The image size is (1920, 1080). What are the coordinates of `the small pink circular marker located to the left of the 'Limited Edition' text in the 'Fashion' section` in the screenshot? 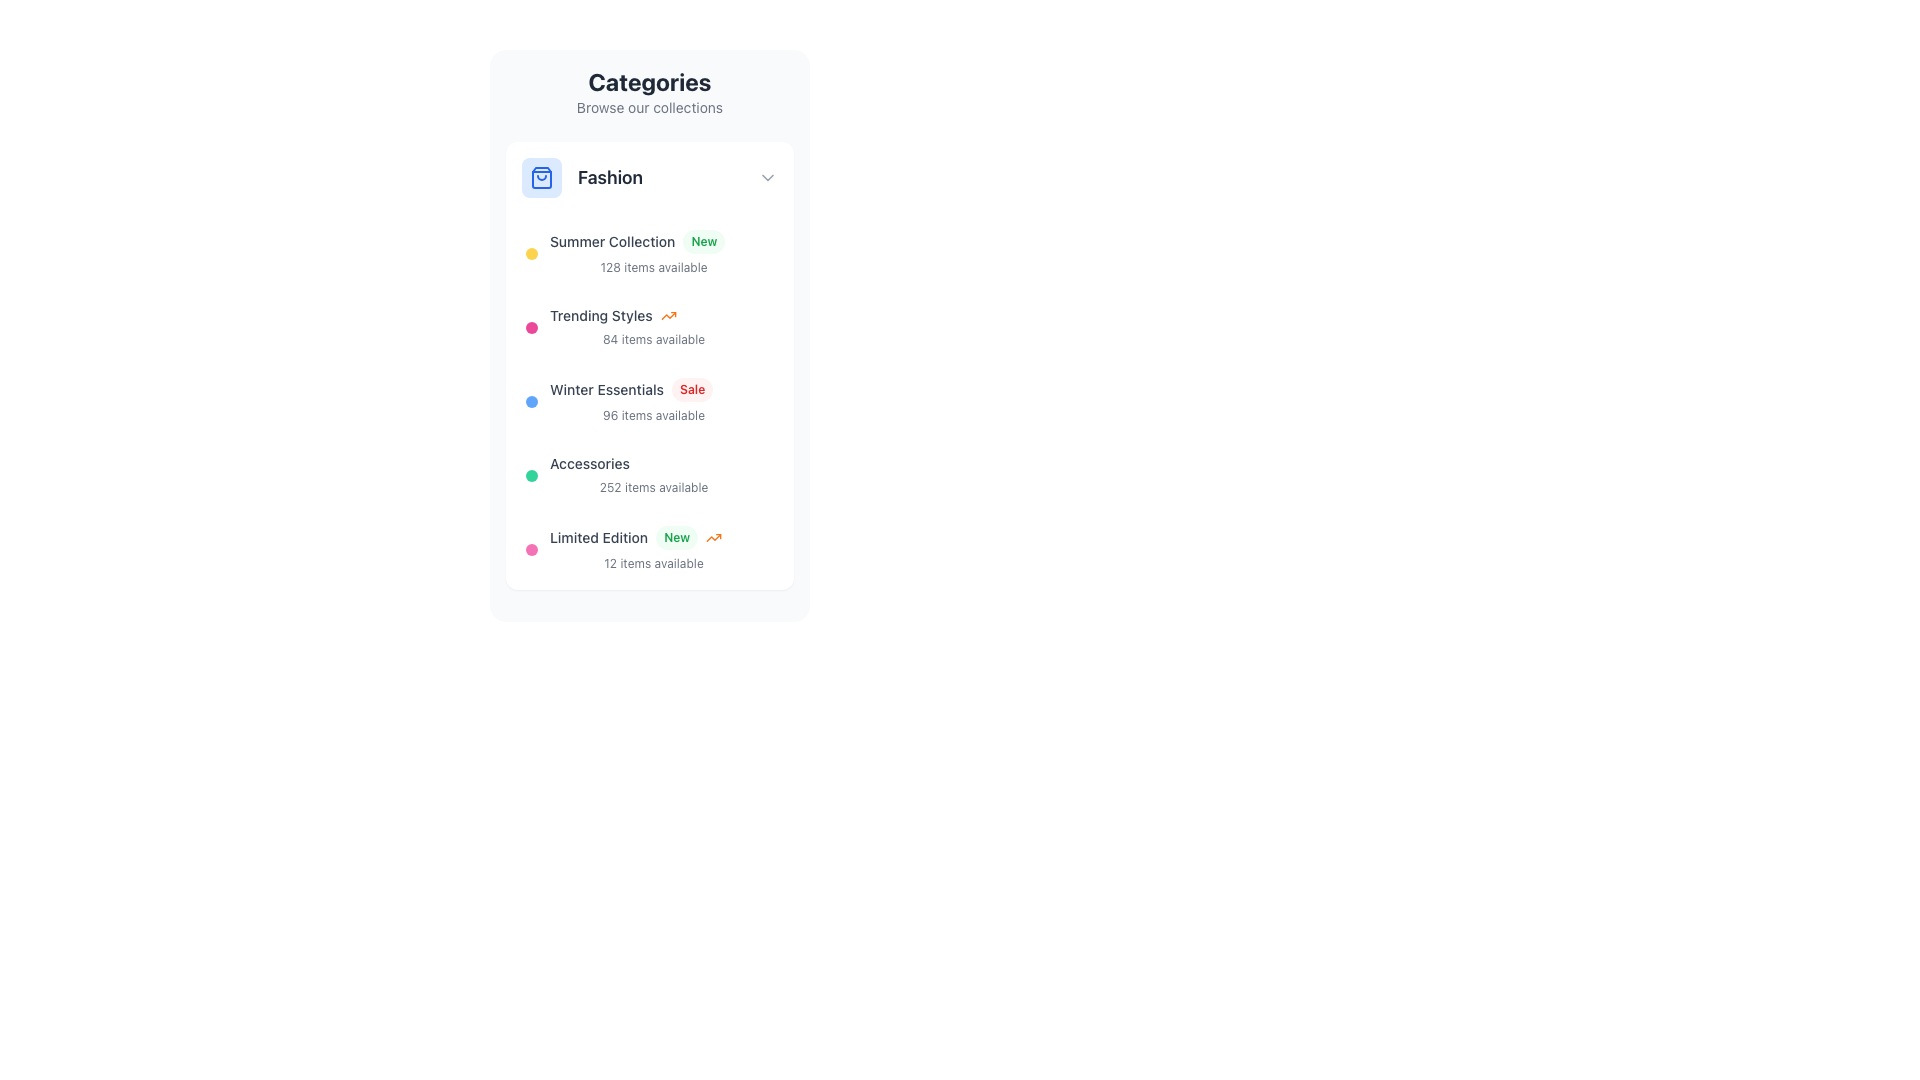 It's located at (532, 550).